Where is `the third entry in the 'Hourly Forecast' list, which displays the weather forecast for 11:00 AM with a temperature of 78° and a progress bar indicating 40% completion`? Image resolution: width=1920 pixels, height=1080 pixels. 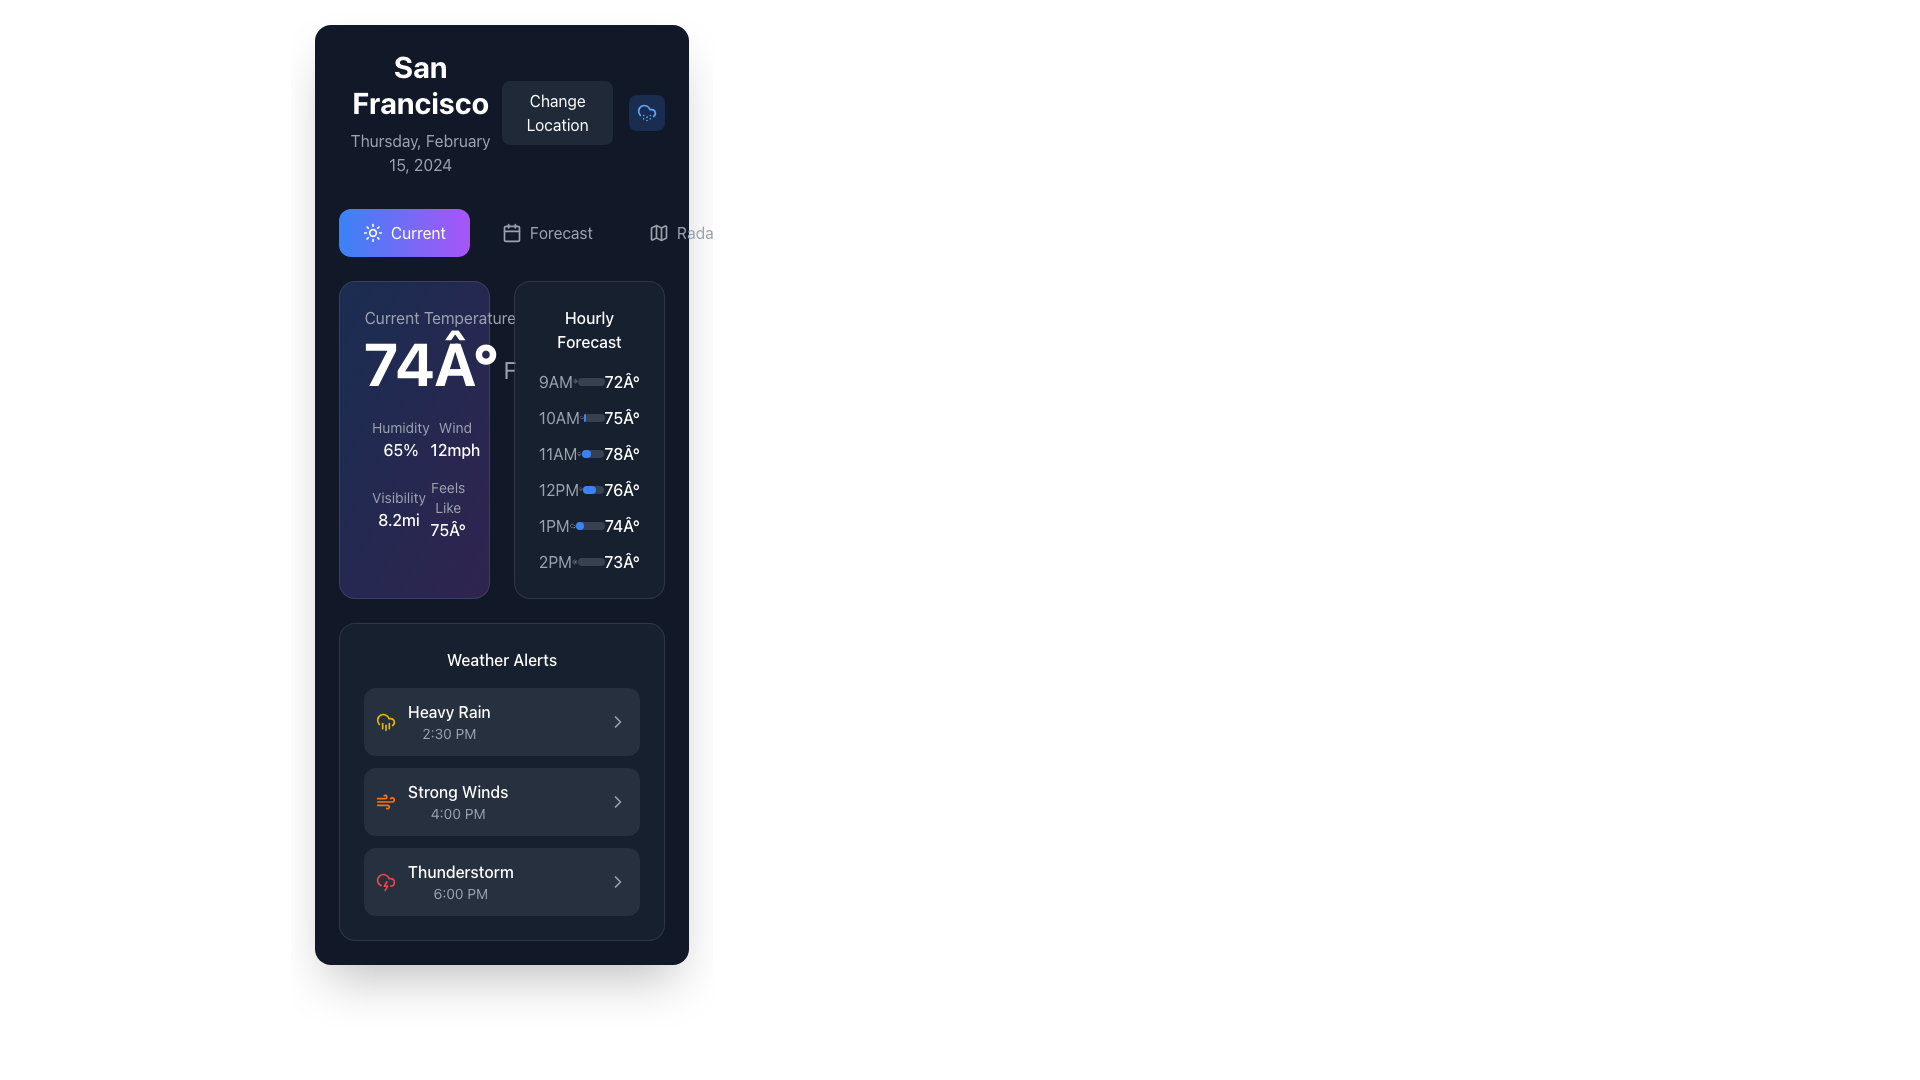 the third entry in the 'Hourly Forecast' list, which displays the weather forecast for 11:00 AM with a temperature of 78° and a progress bar indicating 40% completion is located at coordinates (588, 454).